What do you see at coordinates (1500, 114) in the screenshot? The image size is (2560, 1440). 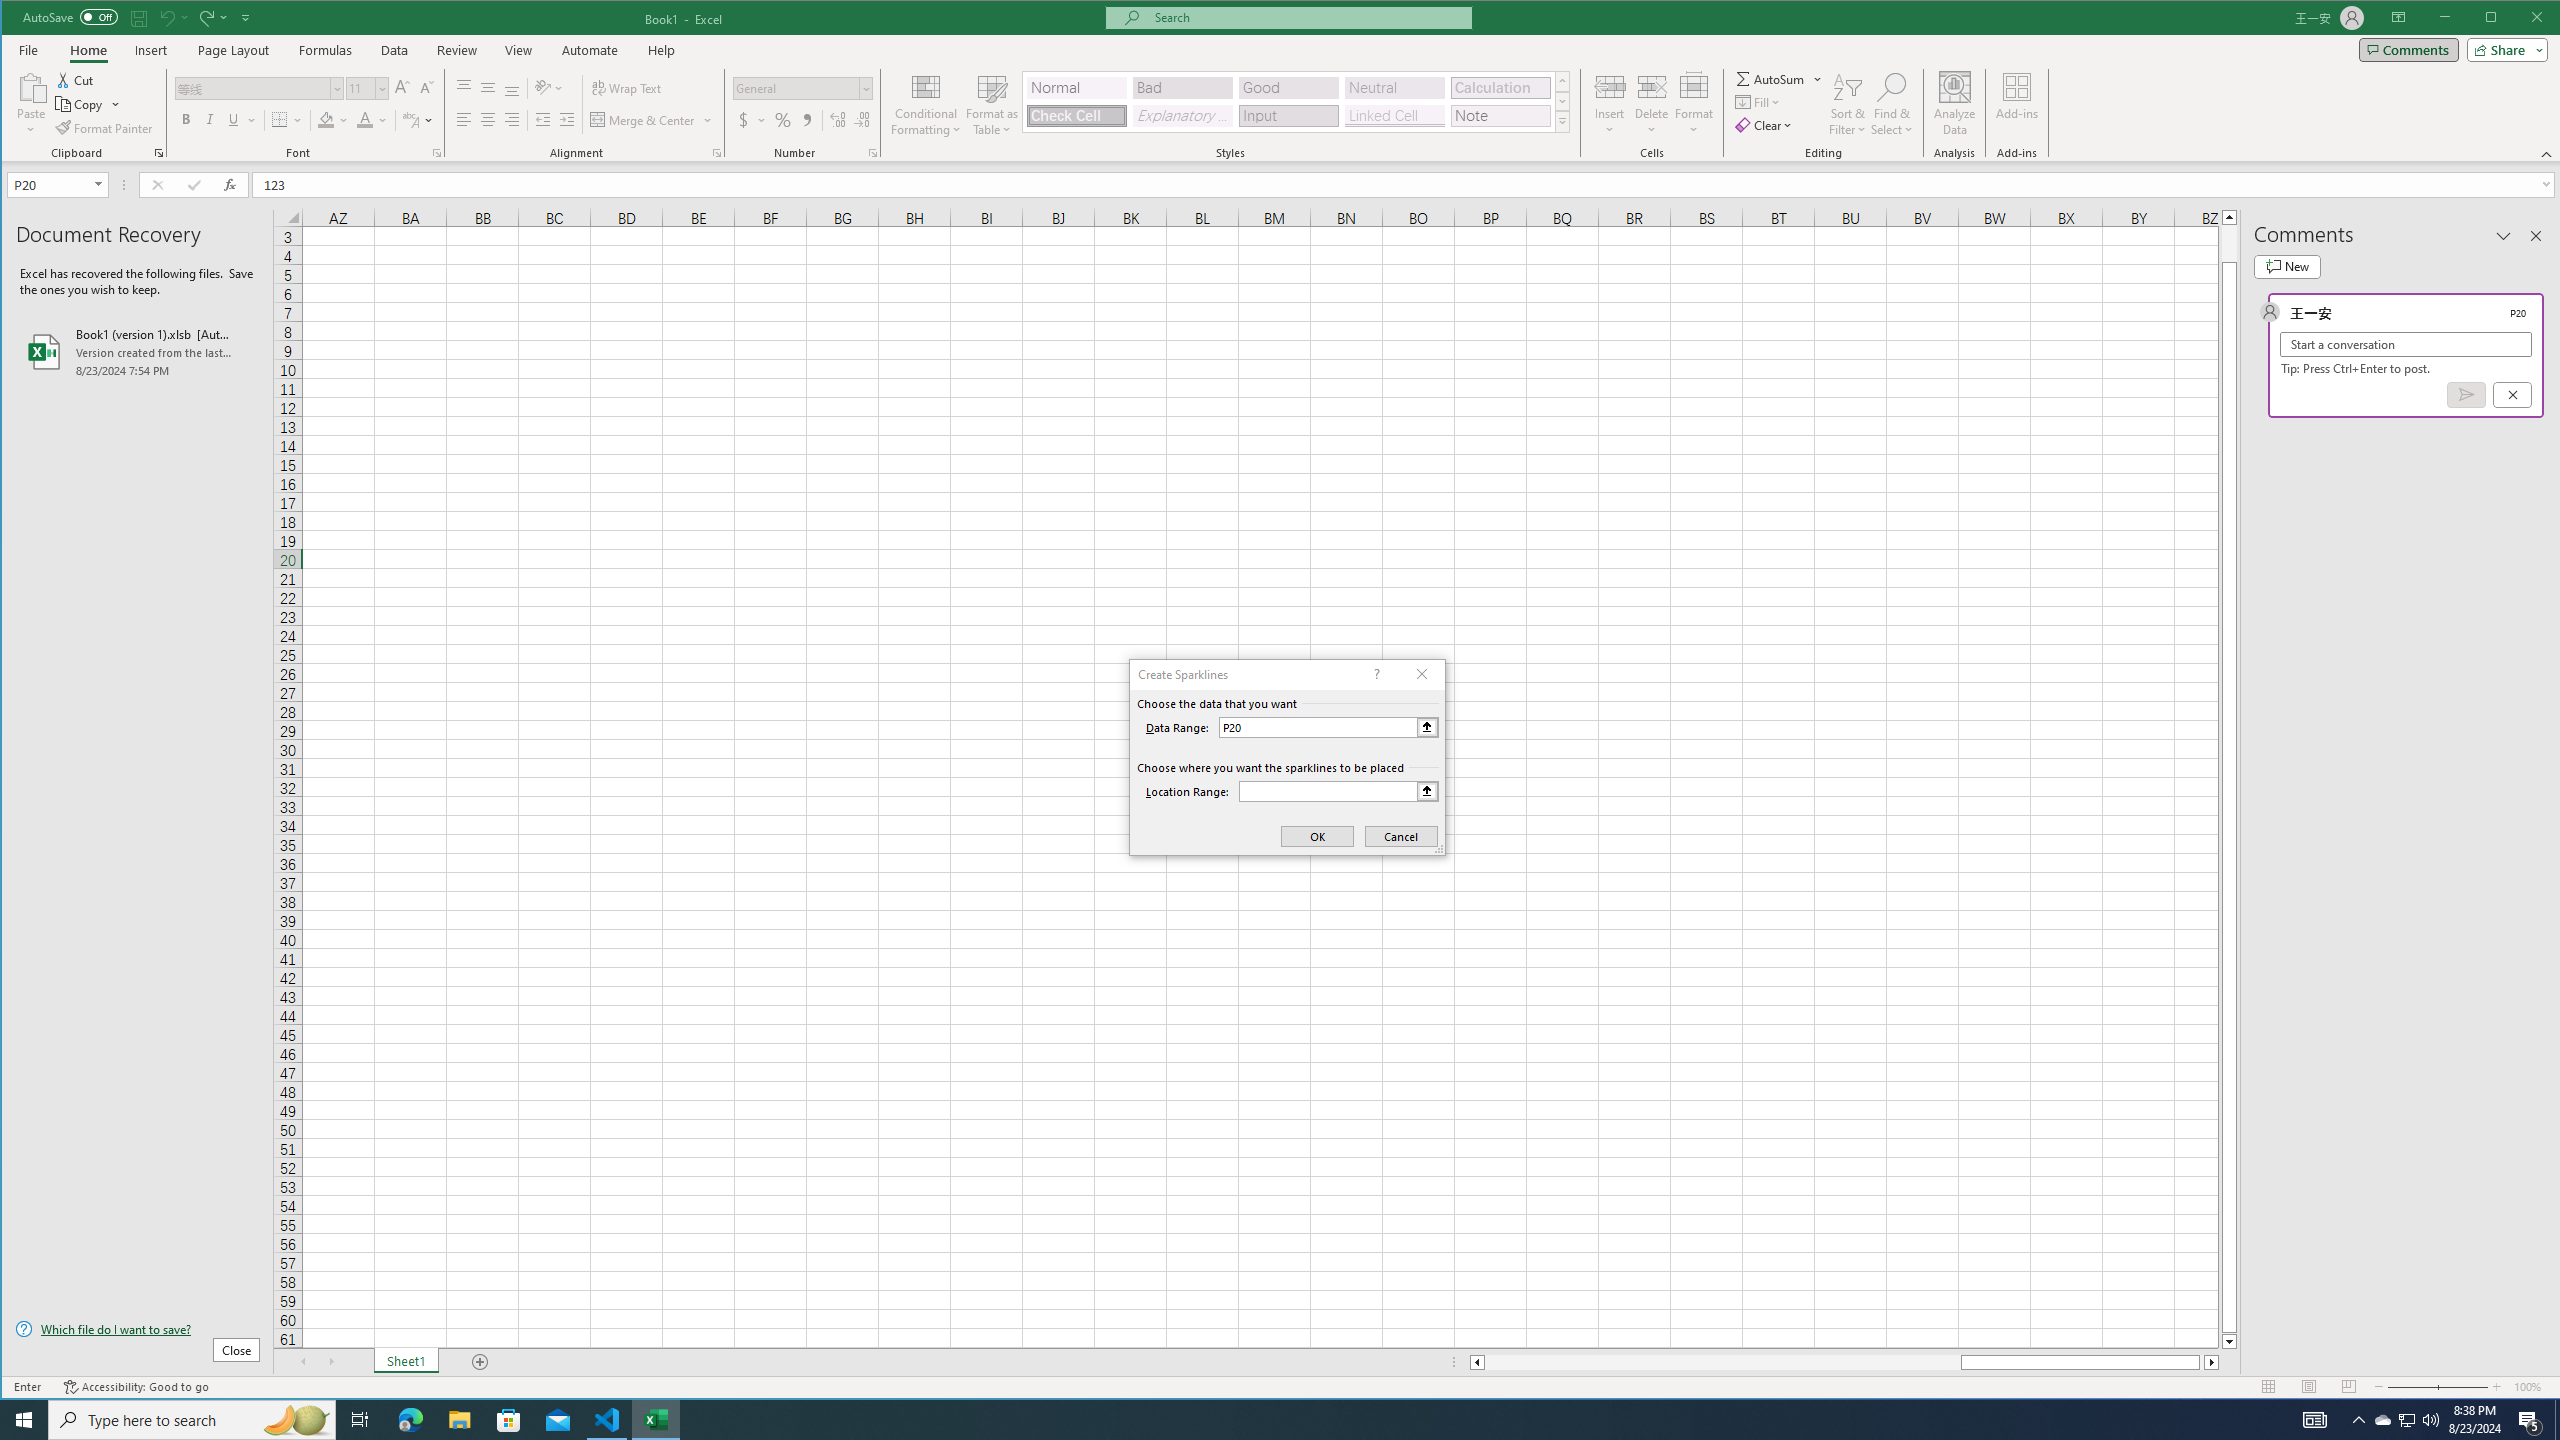 I see `'Note'` at bounding box center [1500, 114].